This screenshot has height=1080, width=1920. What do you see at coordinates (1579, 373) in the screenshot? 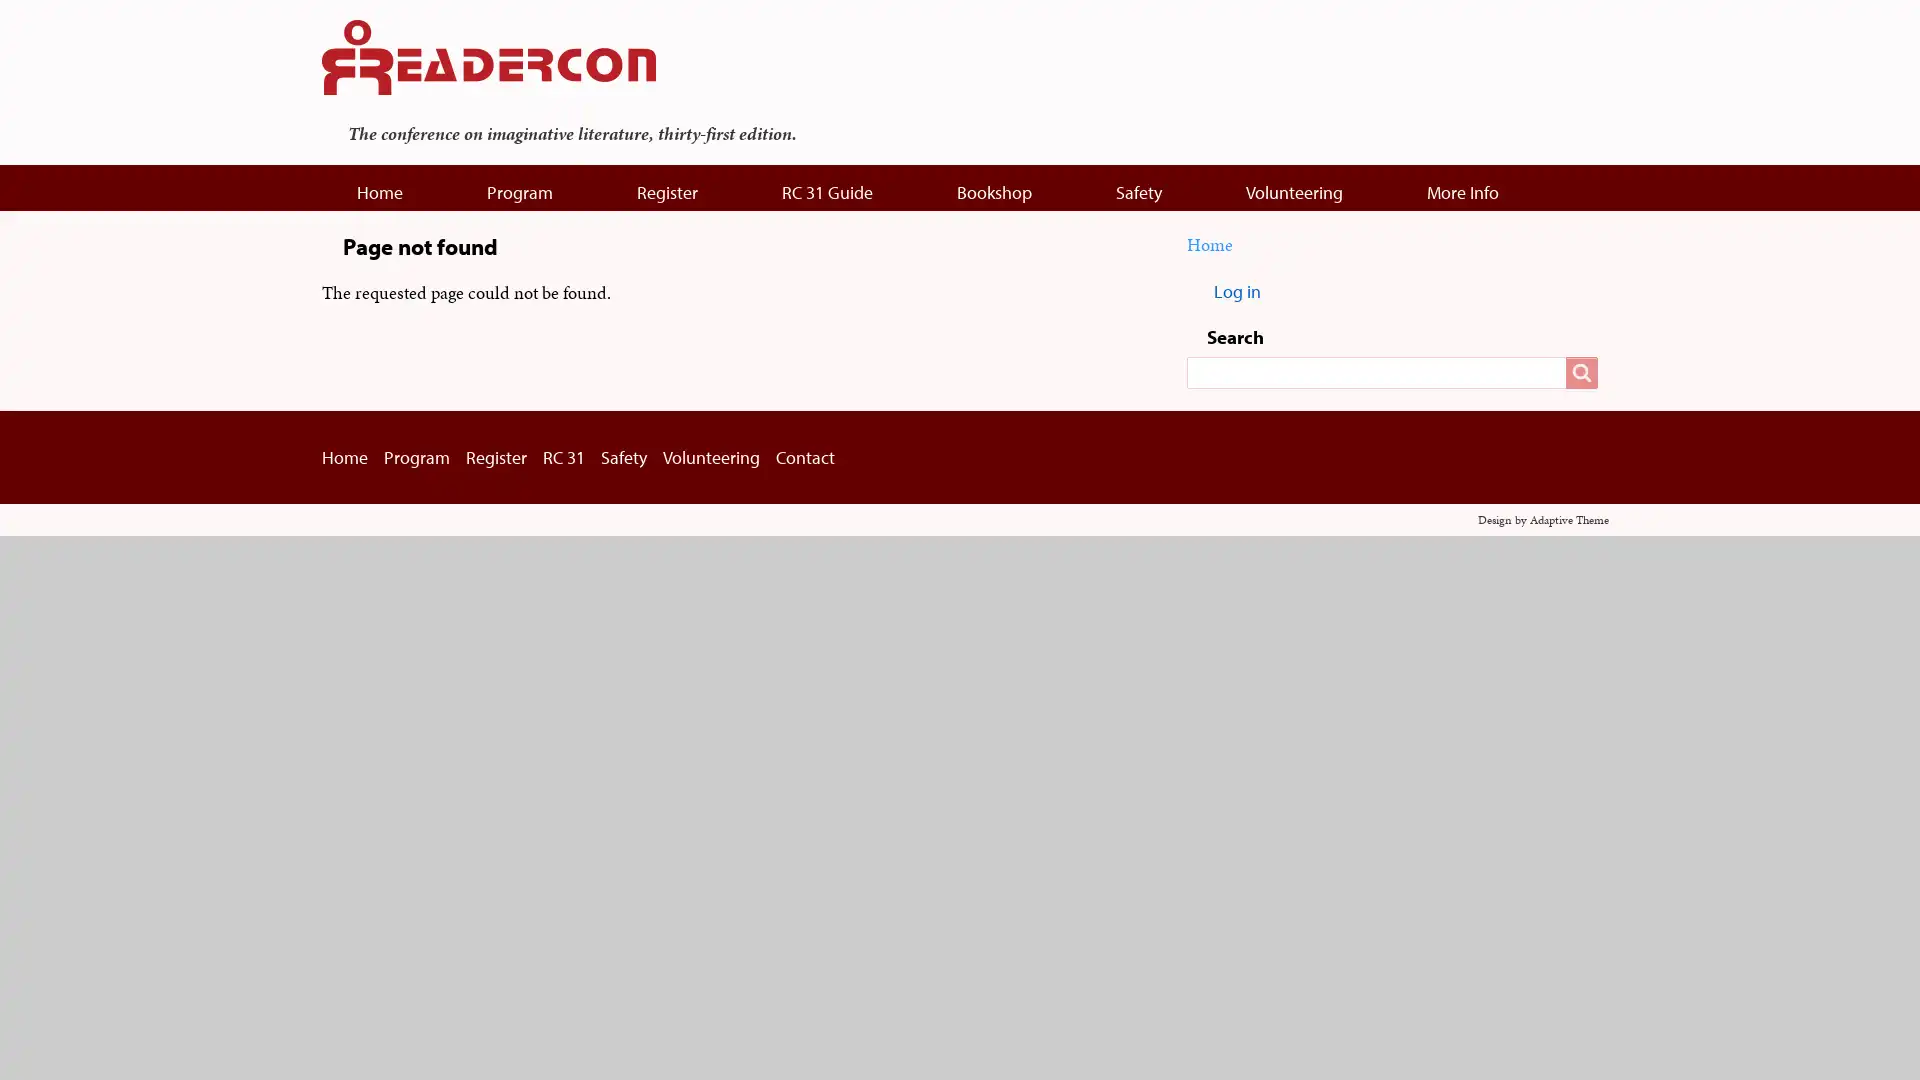
I see `Search` at bounding box center [1579, 373].